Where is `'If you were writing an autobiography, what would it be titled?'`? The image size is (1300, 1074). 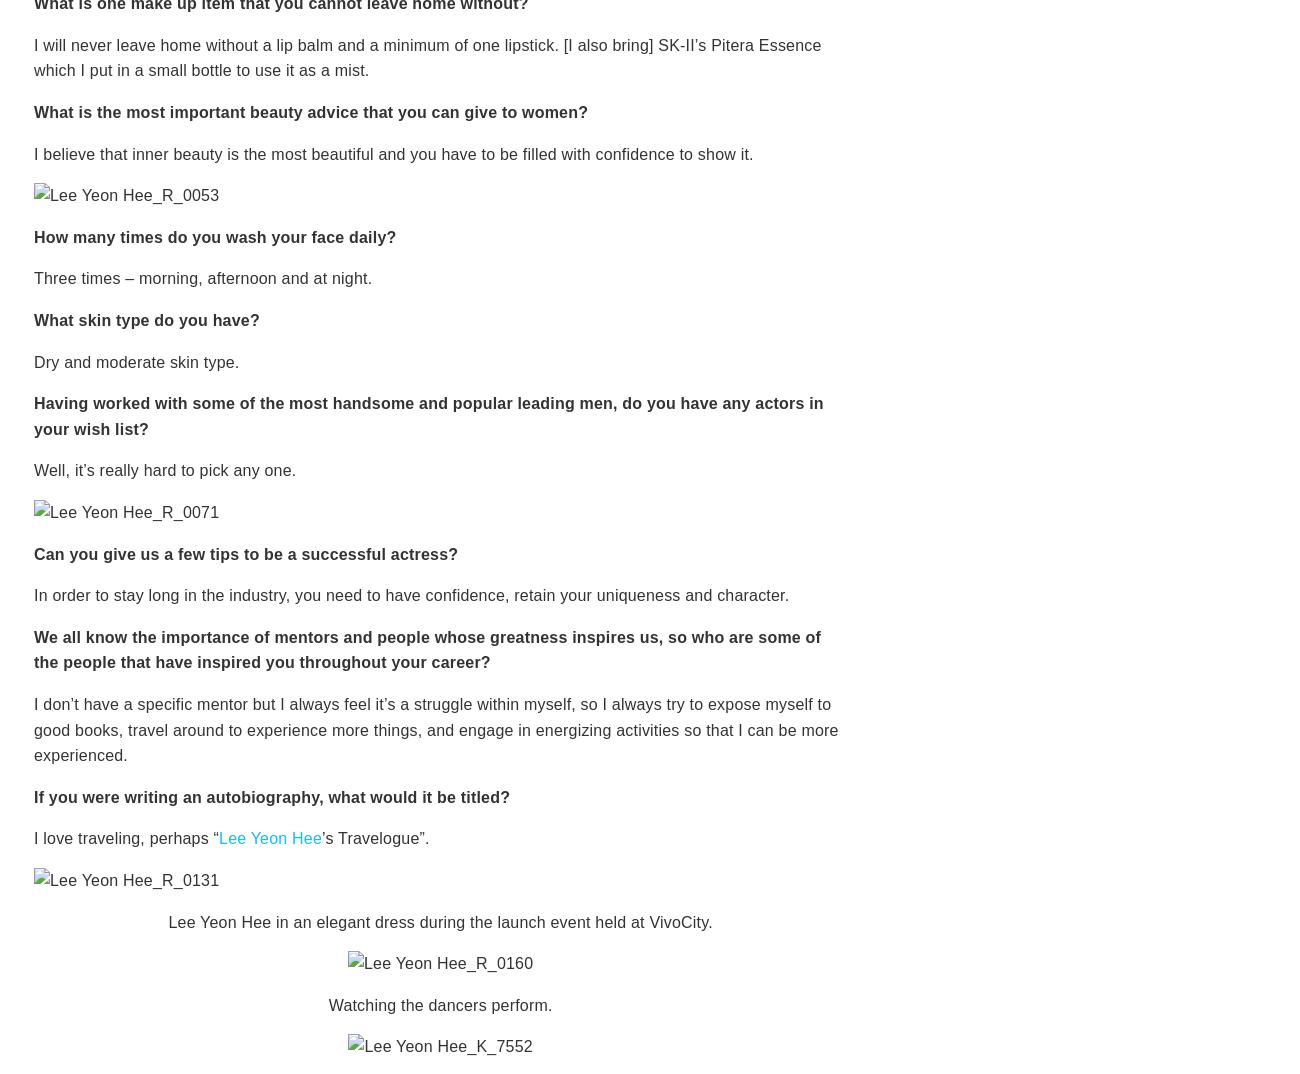
'If you were writing an autobiography, what would it be titled?' is located at coordinates (33, 795).